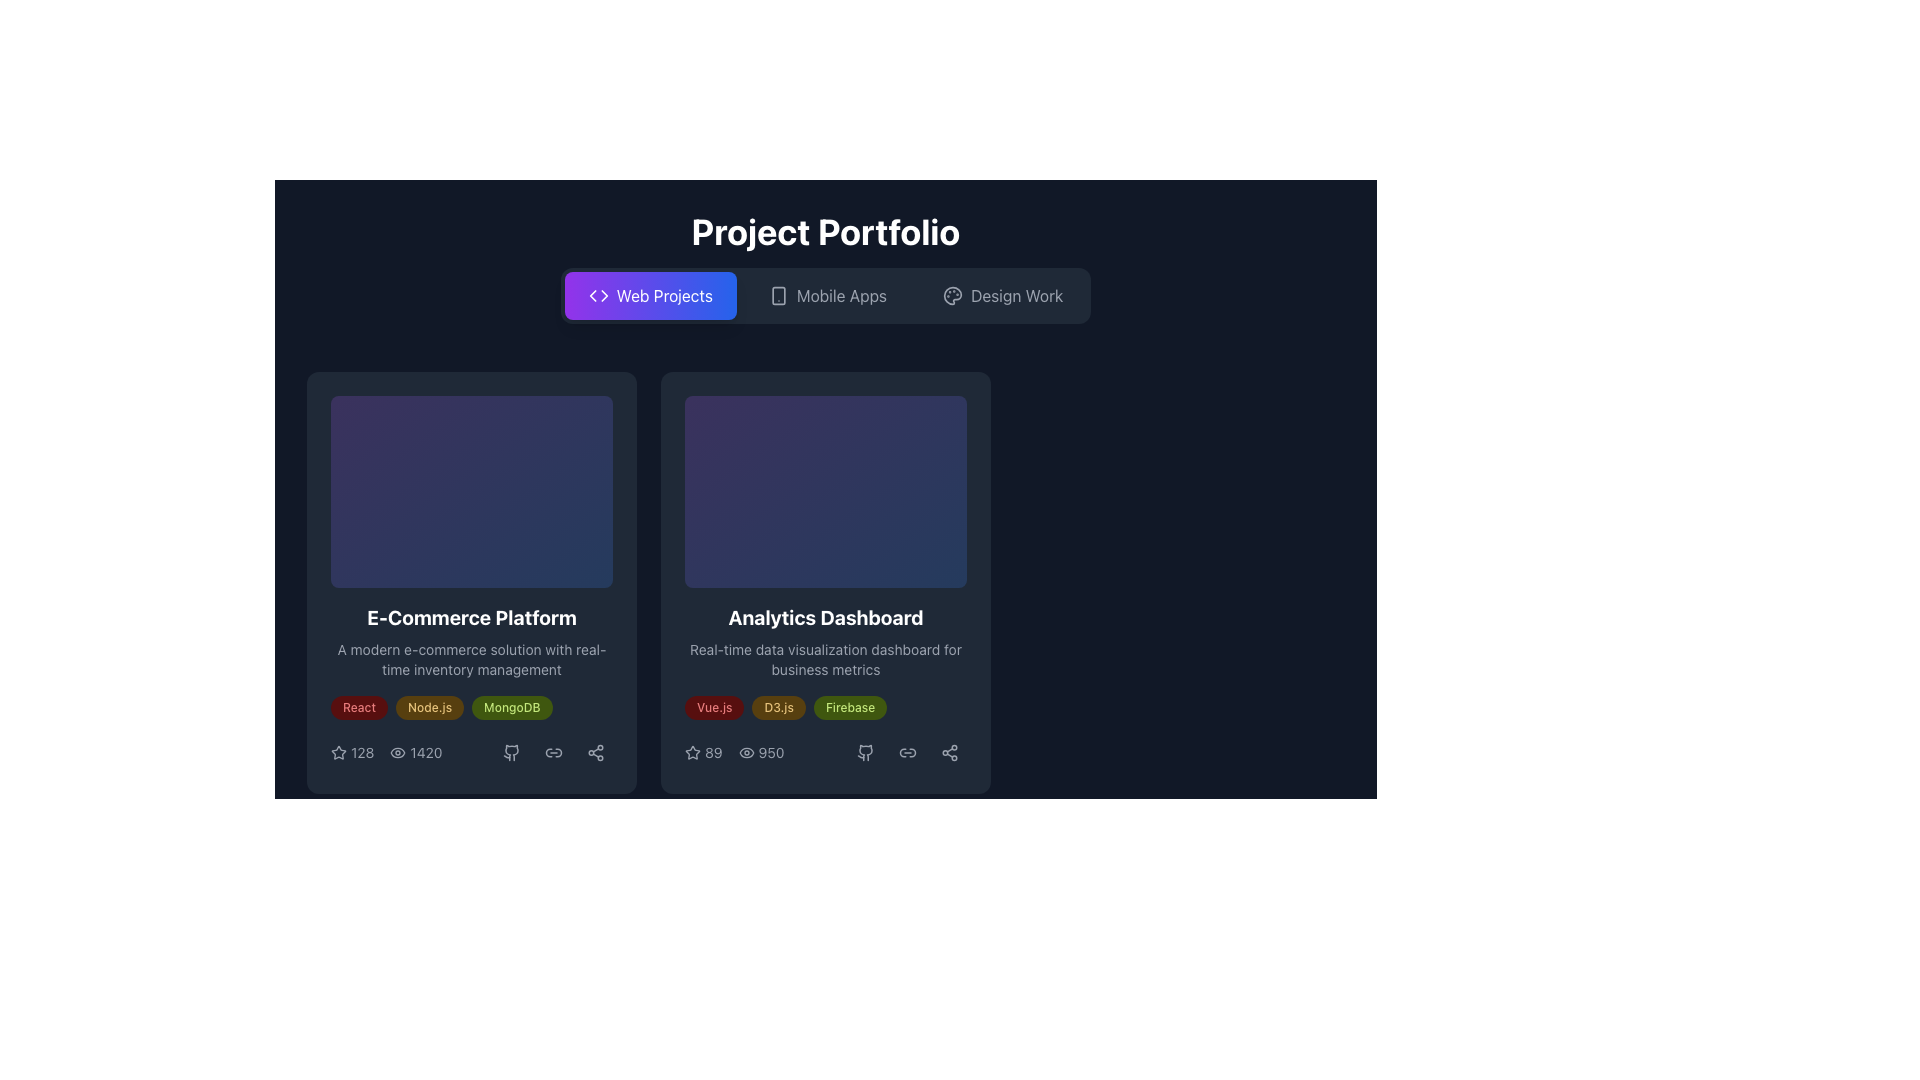  I want to click on the GitHub logo icon located within the 'E-Commerce Platform' card, so click(512, 752).